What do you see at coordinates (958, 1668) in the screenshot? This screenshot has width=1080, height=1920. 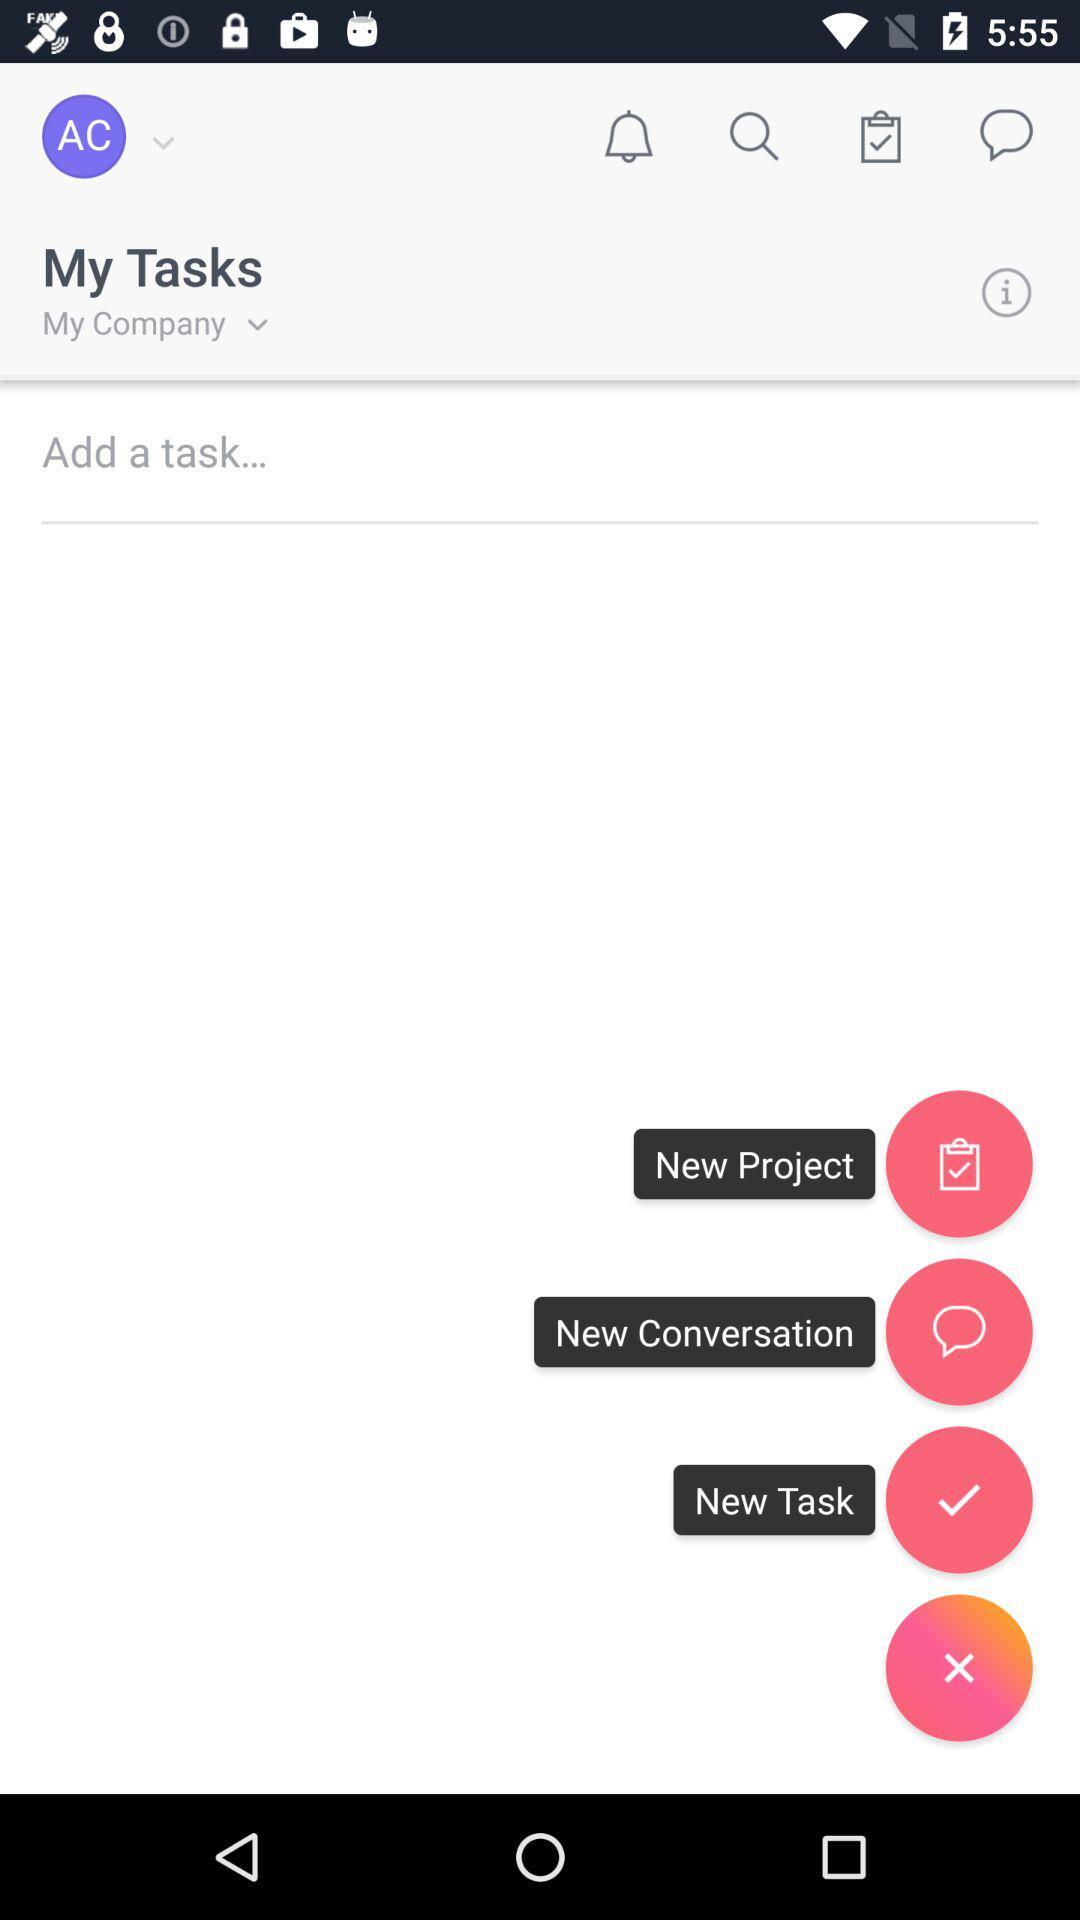 I see `close button below right button` at bounding box center [958, 1668].